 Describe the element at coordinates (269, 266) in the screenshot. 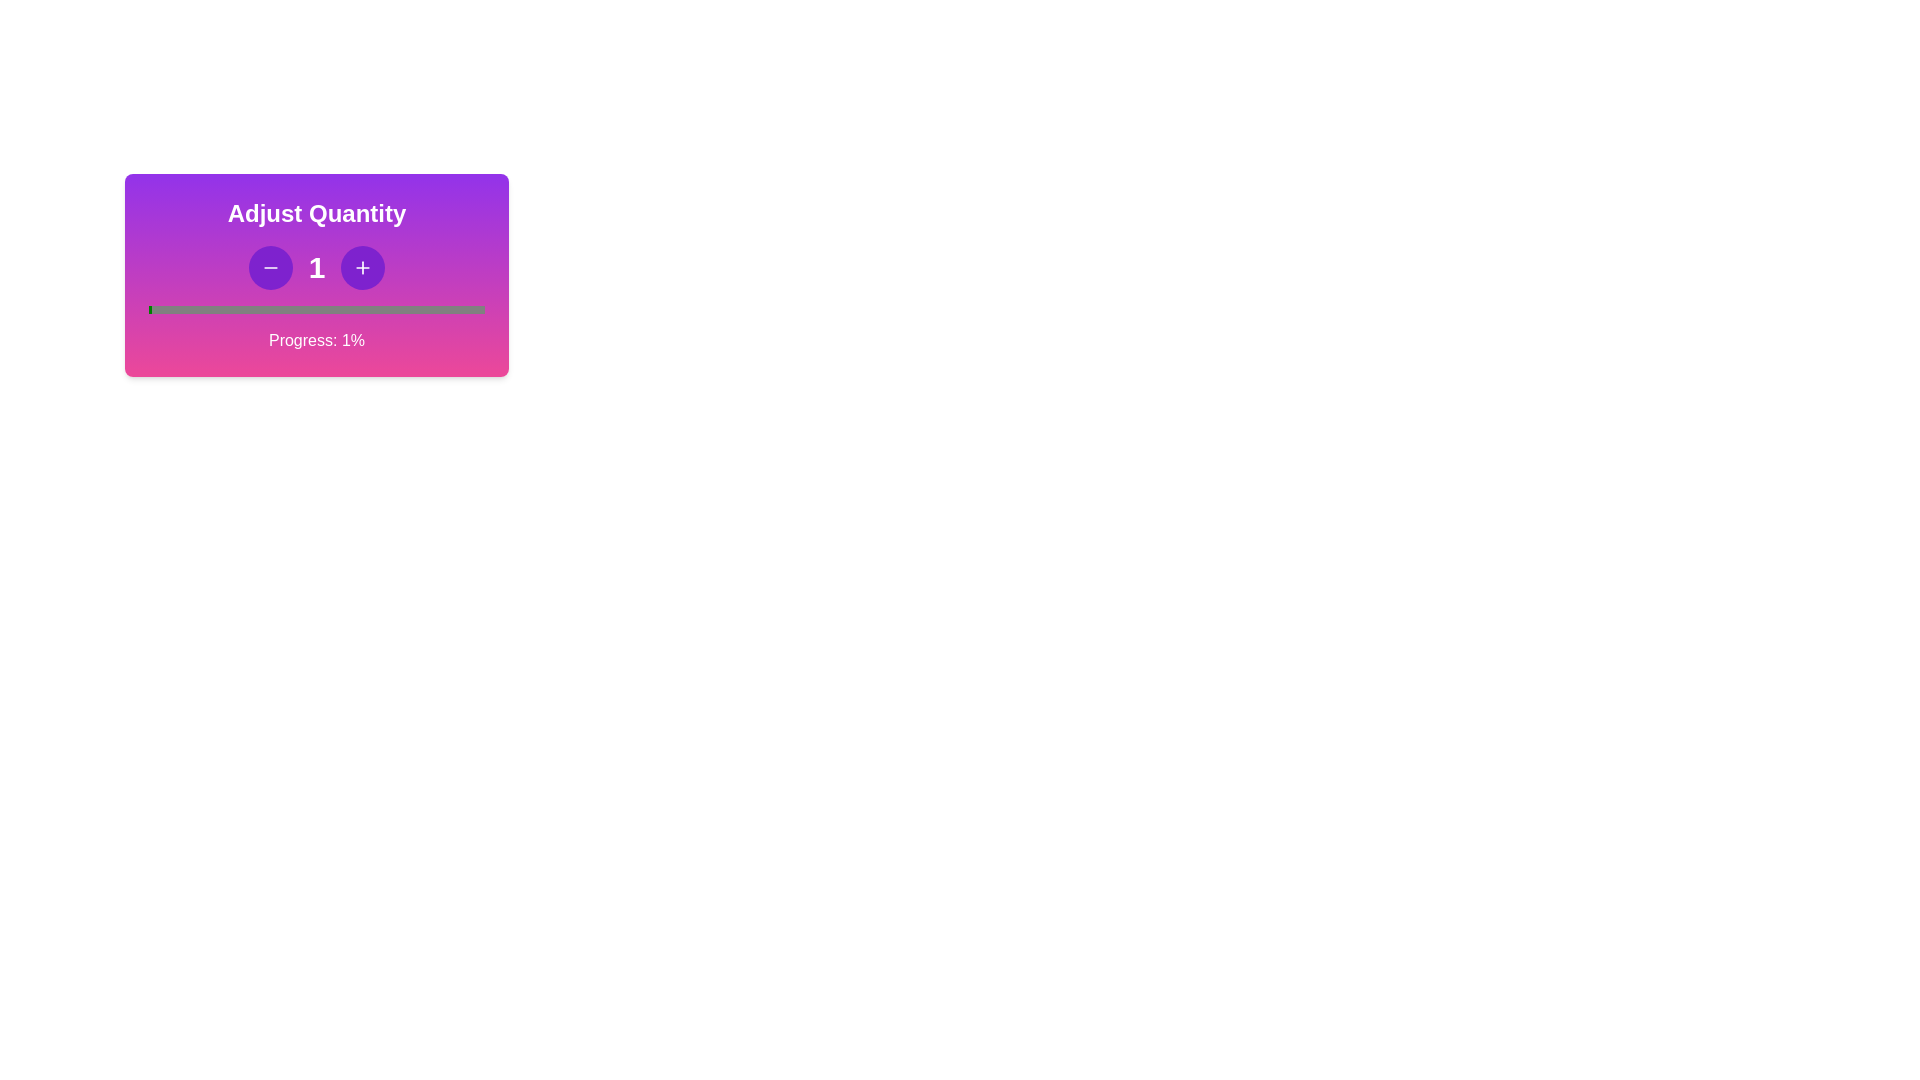

I see `the button to decrease the quantity, which is located to the left of the numeric display '1' and the plus button in the 'Adjust Quantity' layout` at that location.